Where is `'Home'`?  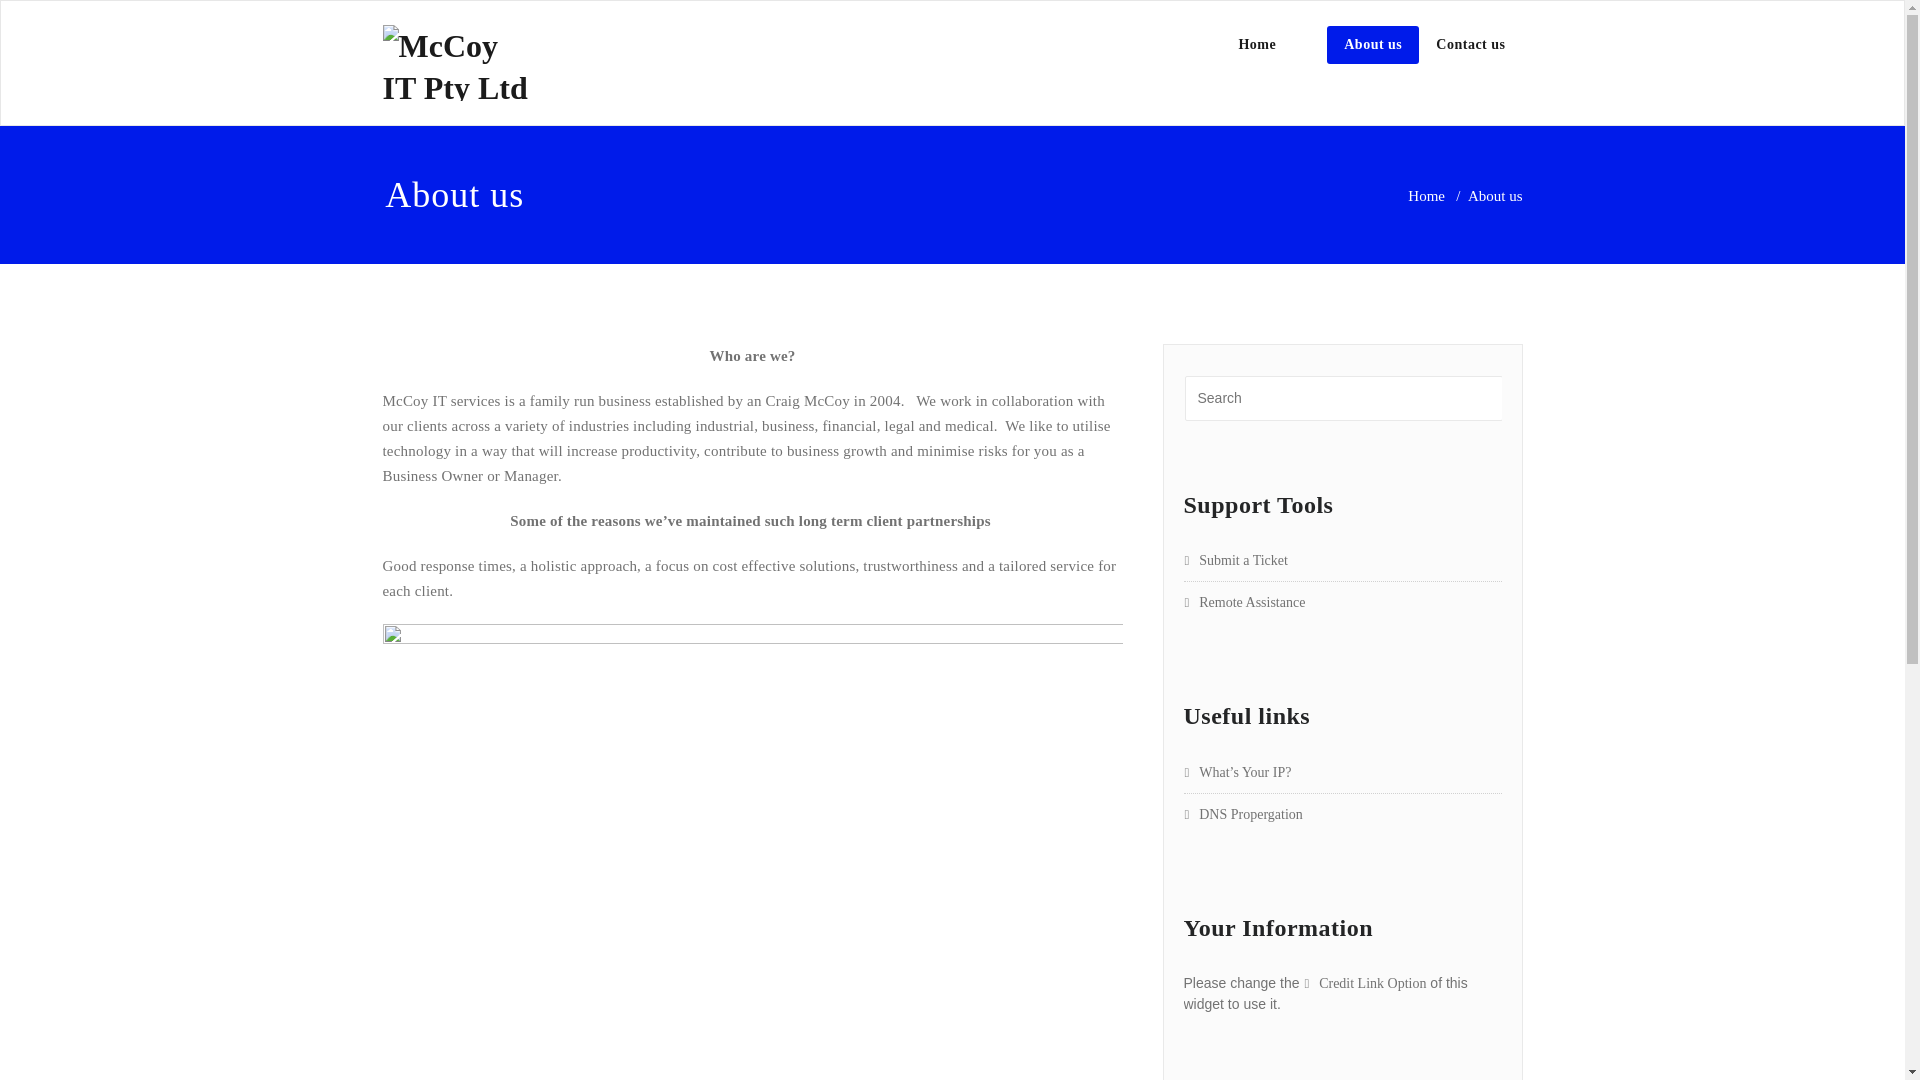 'Home' is located at coordinates (1256, 45).